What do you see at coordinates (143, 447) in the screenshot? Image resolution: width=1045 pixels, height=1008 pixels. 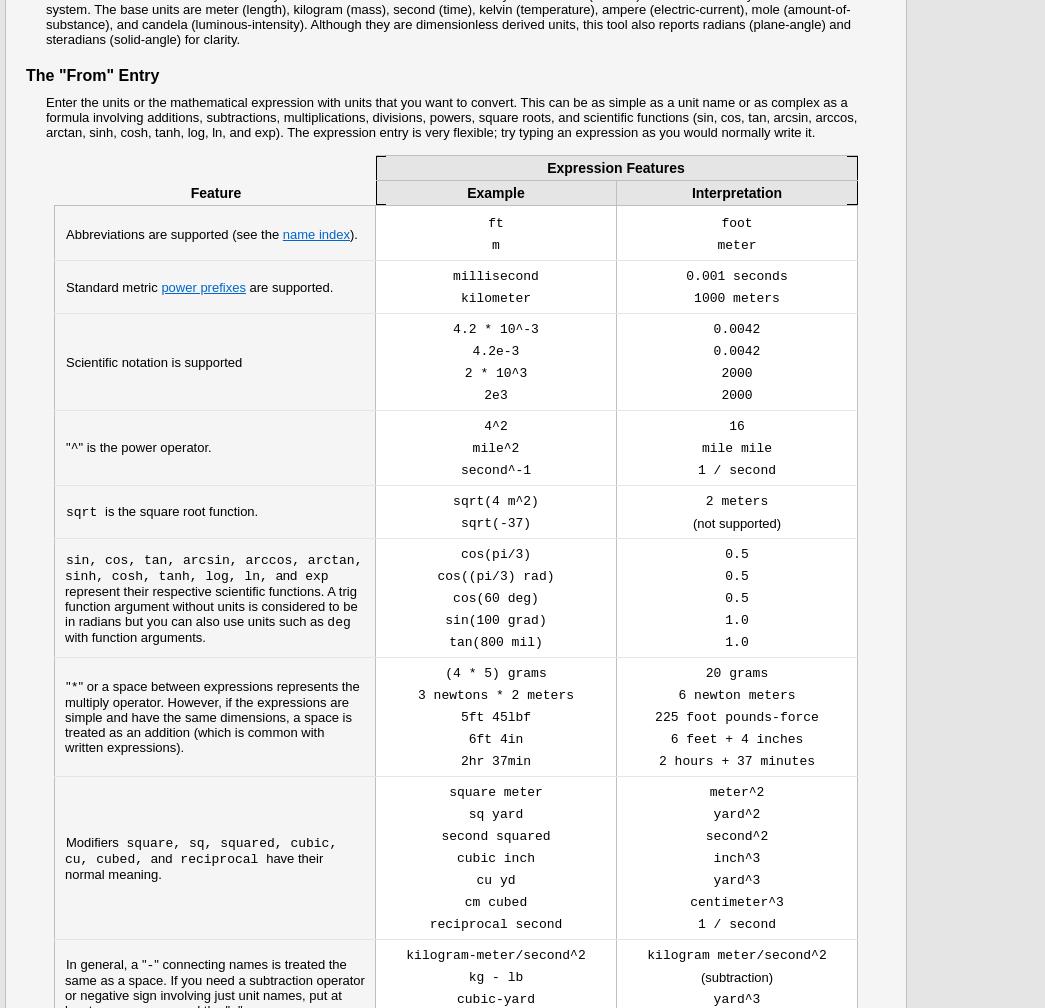 I see `'" is the power operator.'` at bounding box center [143, 447].